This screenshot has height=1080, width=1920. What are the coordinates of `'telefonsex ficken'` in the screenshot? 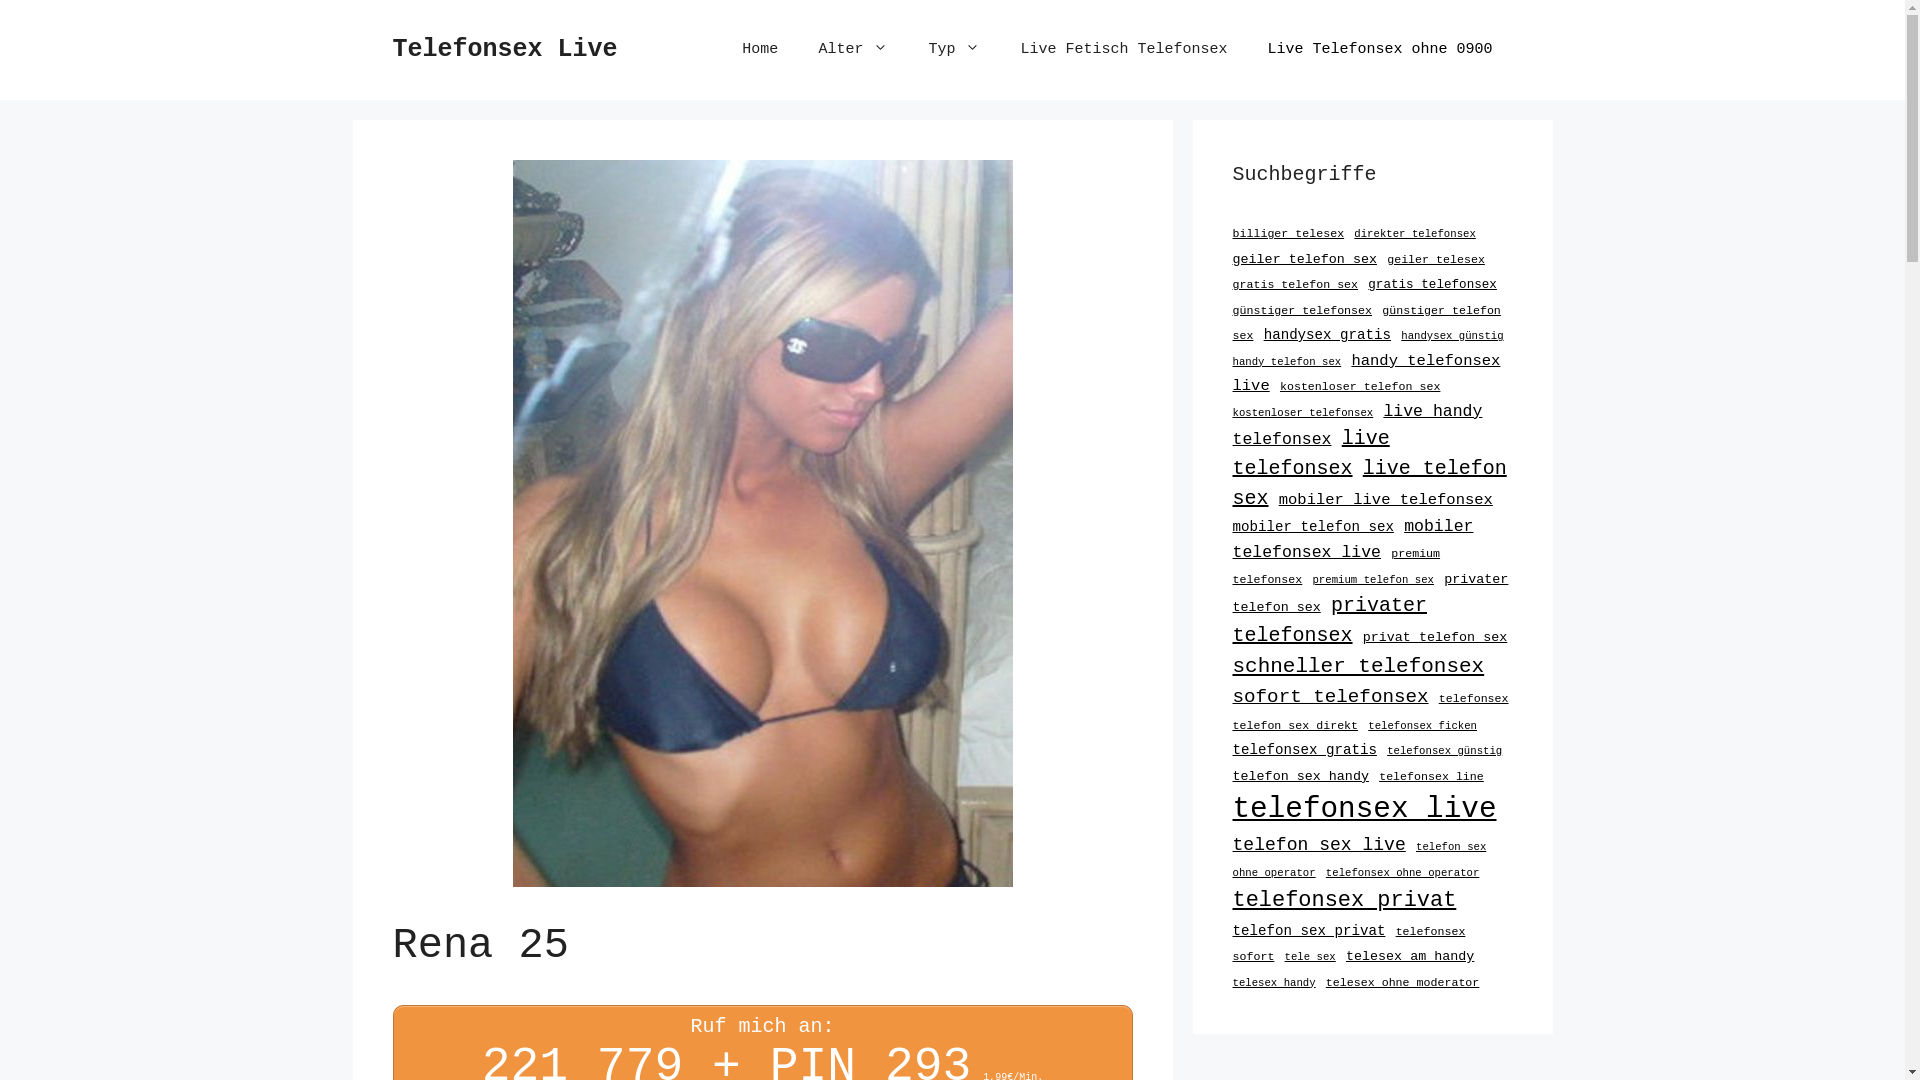 It's located at (1367, 725).